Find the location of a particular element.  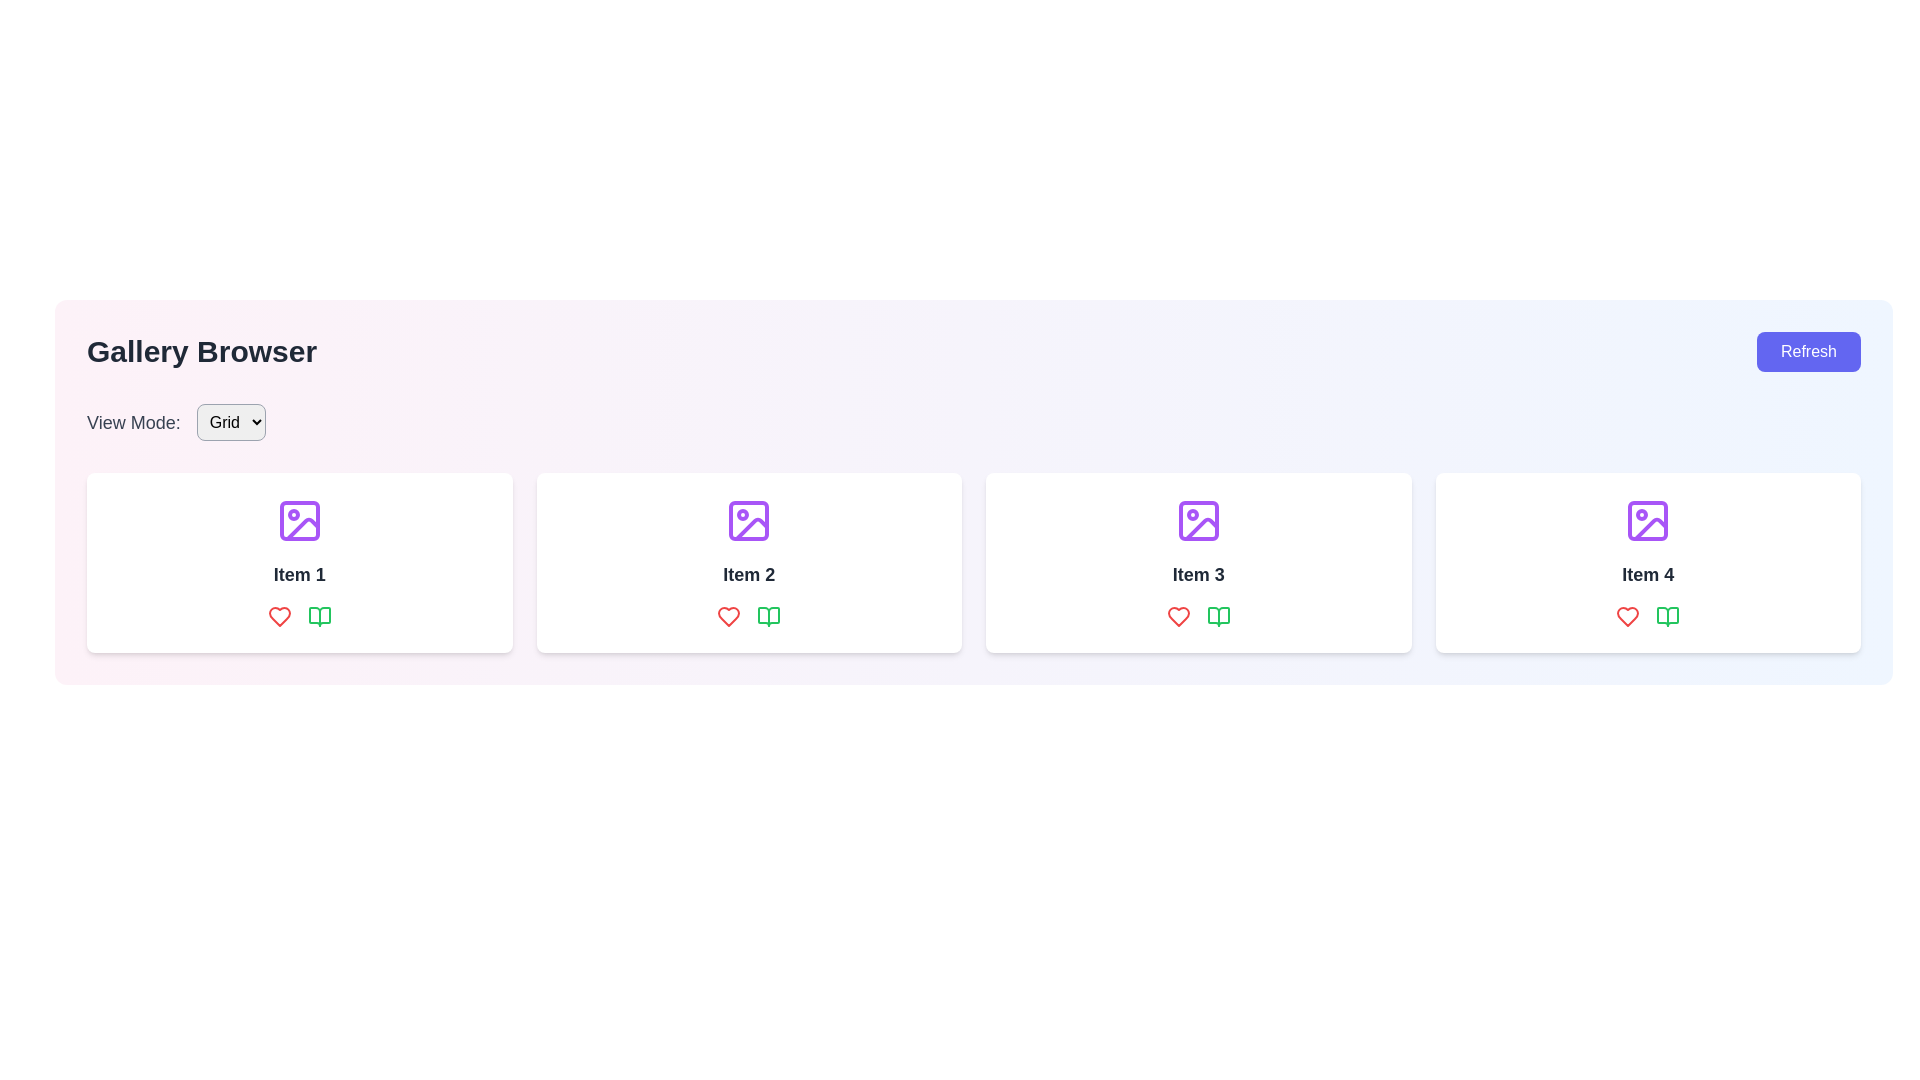

the leftmost icon button beneath the 'Item 3' label to mark it as liked is located at coordinates (1178, 616).